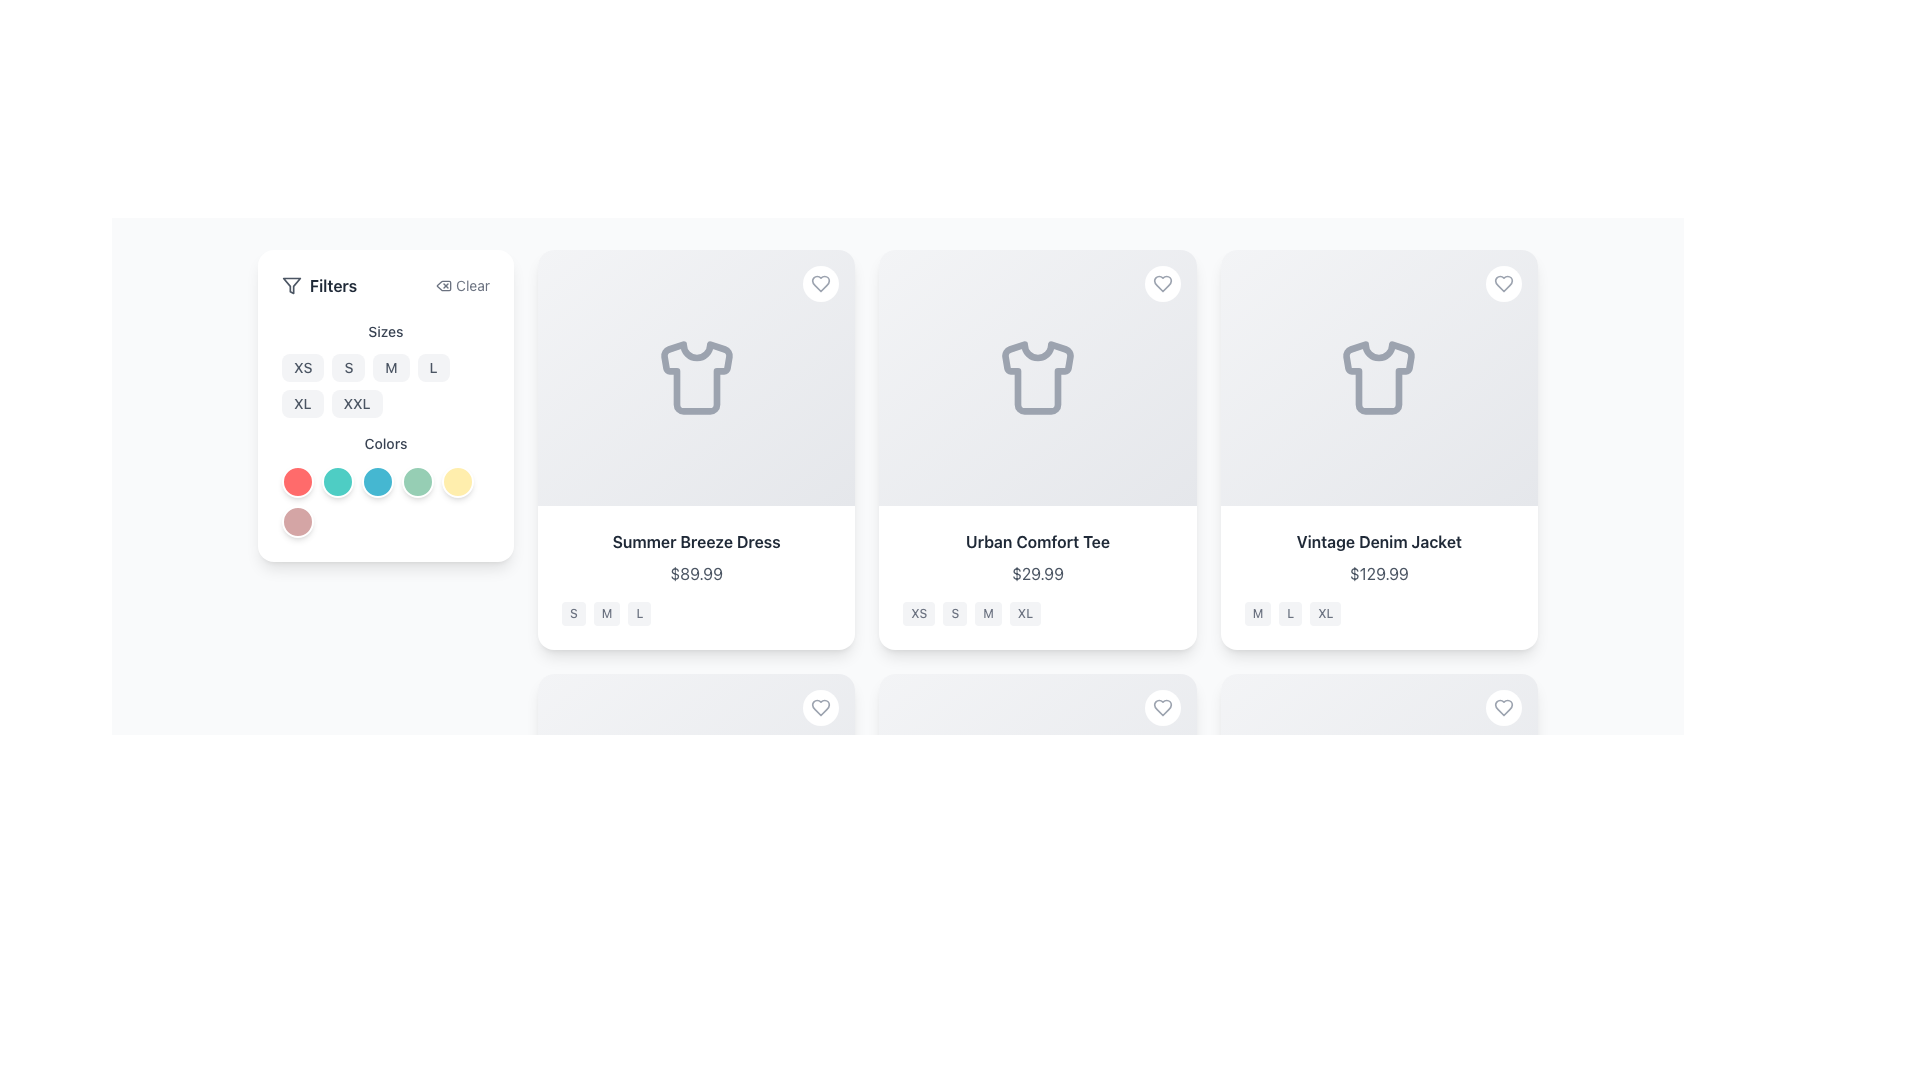 This screenshot has width=1920, height=1080. What do you see at coordinates (1503, 284) in the screenshot?
I see `the heart-shaped button located` at bounding box center [1503, 284].